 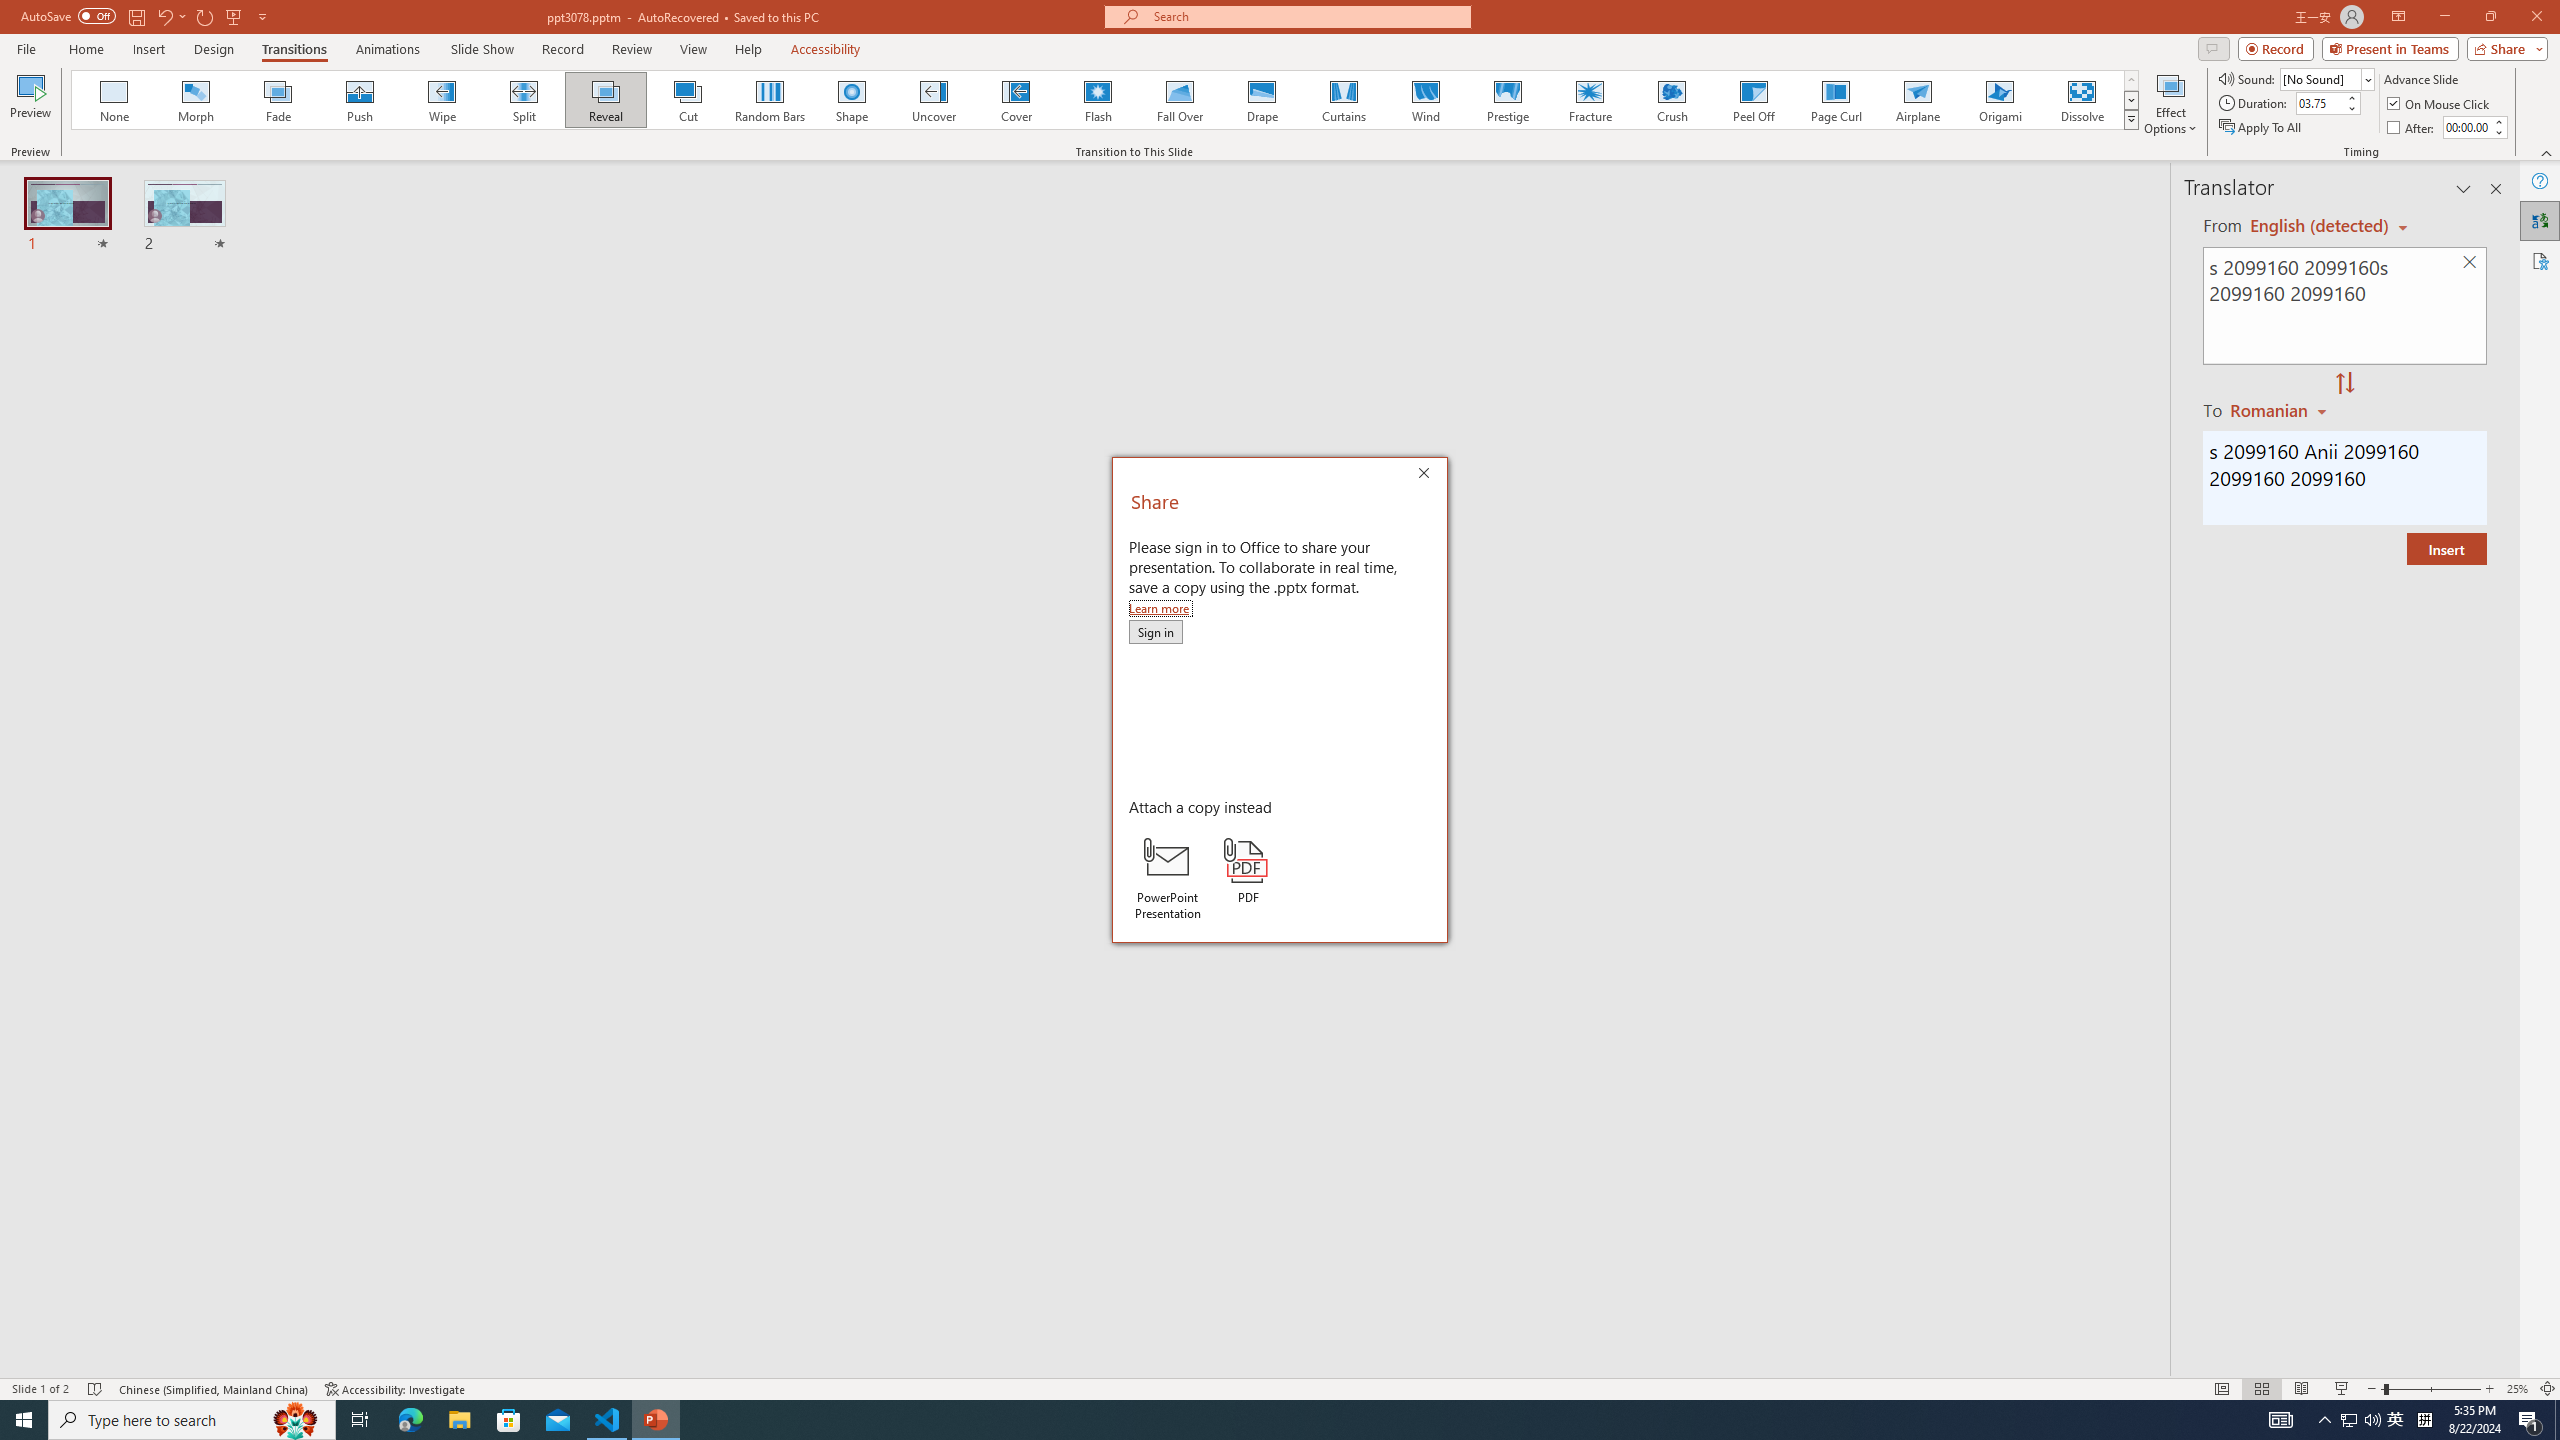 What do you see at coordinates (1097, 99) in the screenshot?
I see `'Flash'` at bounding box center [1097, 99].